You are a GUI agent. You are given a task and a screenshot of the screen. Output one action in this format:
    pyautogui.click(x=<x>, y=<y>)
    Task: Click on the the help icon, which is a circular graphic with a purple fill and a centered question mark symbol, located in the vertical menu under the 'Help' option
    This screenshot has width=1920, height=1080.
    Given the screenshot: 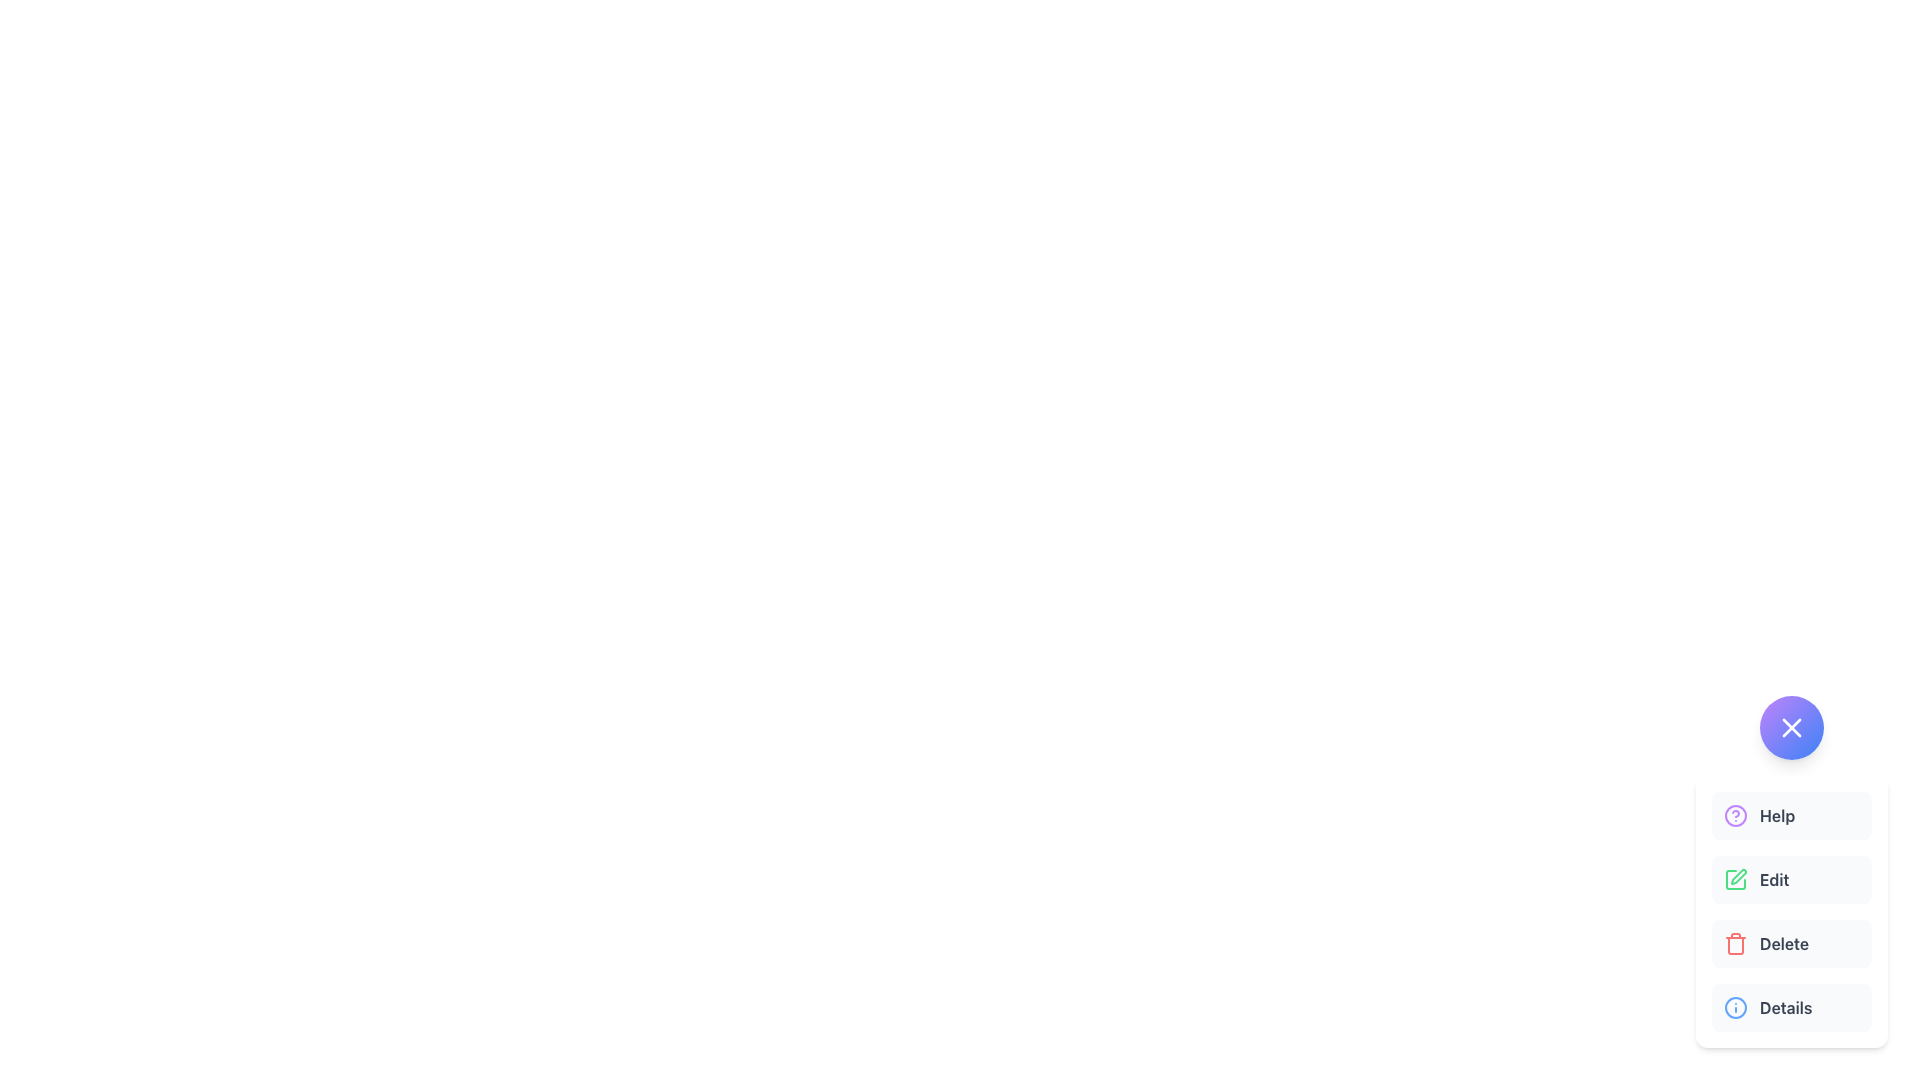 What is the action you would take?
    pyautogui.click(x=1735, y=816)
    